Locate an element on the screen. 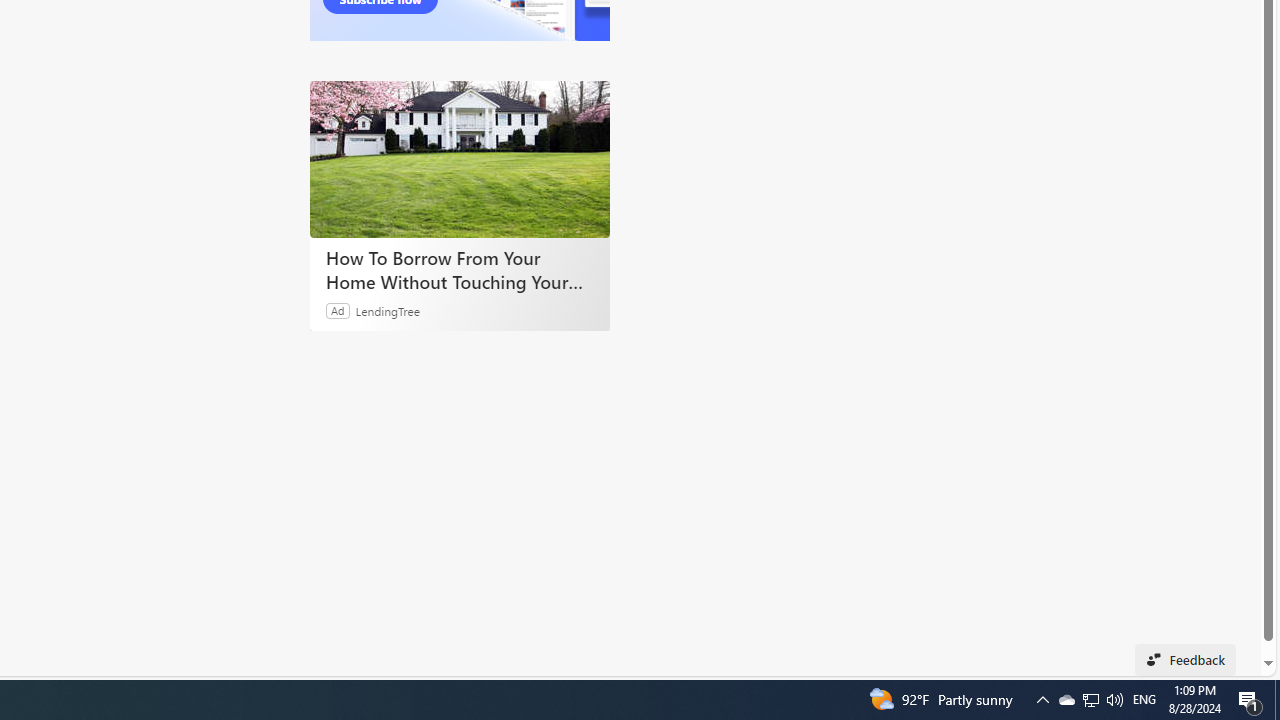 The height and width of the screenshot is (720, 1280). 'LendingTree' is located at coordinates (387, 310).